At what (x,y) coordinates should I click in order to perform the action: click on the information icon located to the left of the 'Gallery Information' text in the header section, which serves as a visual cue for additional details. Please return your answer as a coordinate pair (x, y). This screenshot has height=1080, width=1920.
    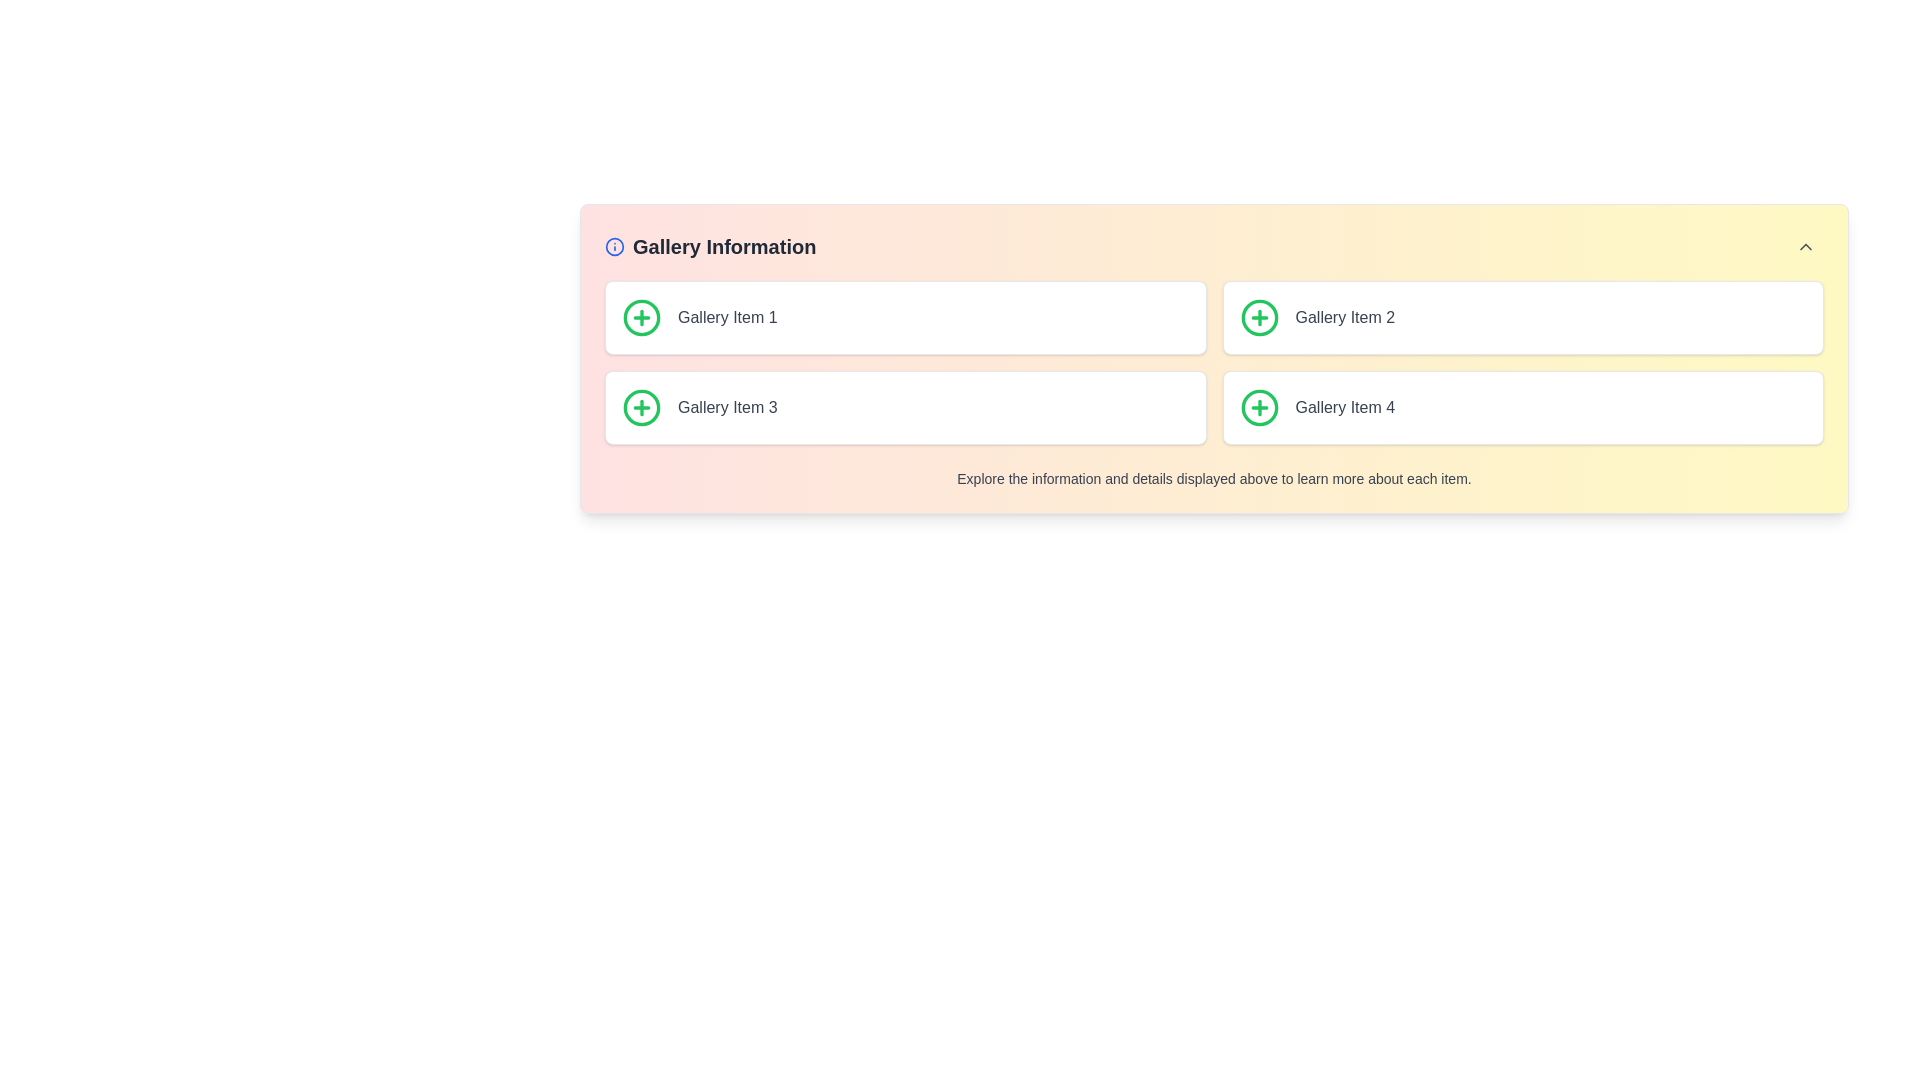
    Looking at the image, I should click on (613, 245).